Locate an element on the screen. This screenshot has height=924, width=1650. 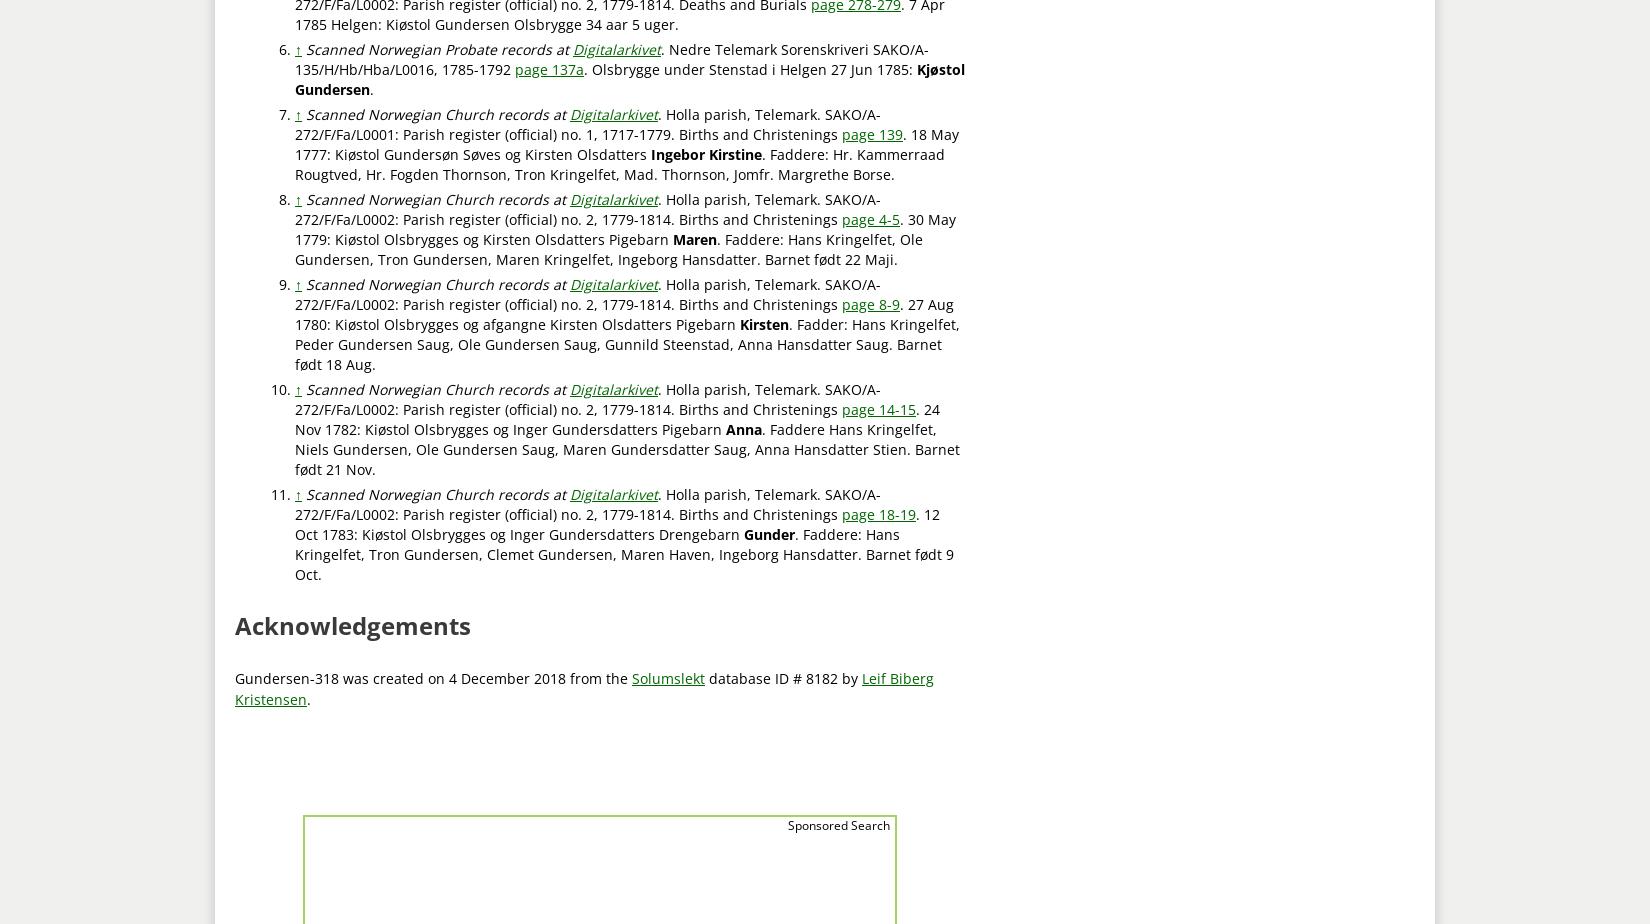
'. Faddere: Hans Kringelfet, Tron Gundersen, Clemet Gundersen, Maren Haven, Ingeborg Hansdatter. Barnet født 9 Oct.' is located at coordinates (623, 553).